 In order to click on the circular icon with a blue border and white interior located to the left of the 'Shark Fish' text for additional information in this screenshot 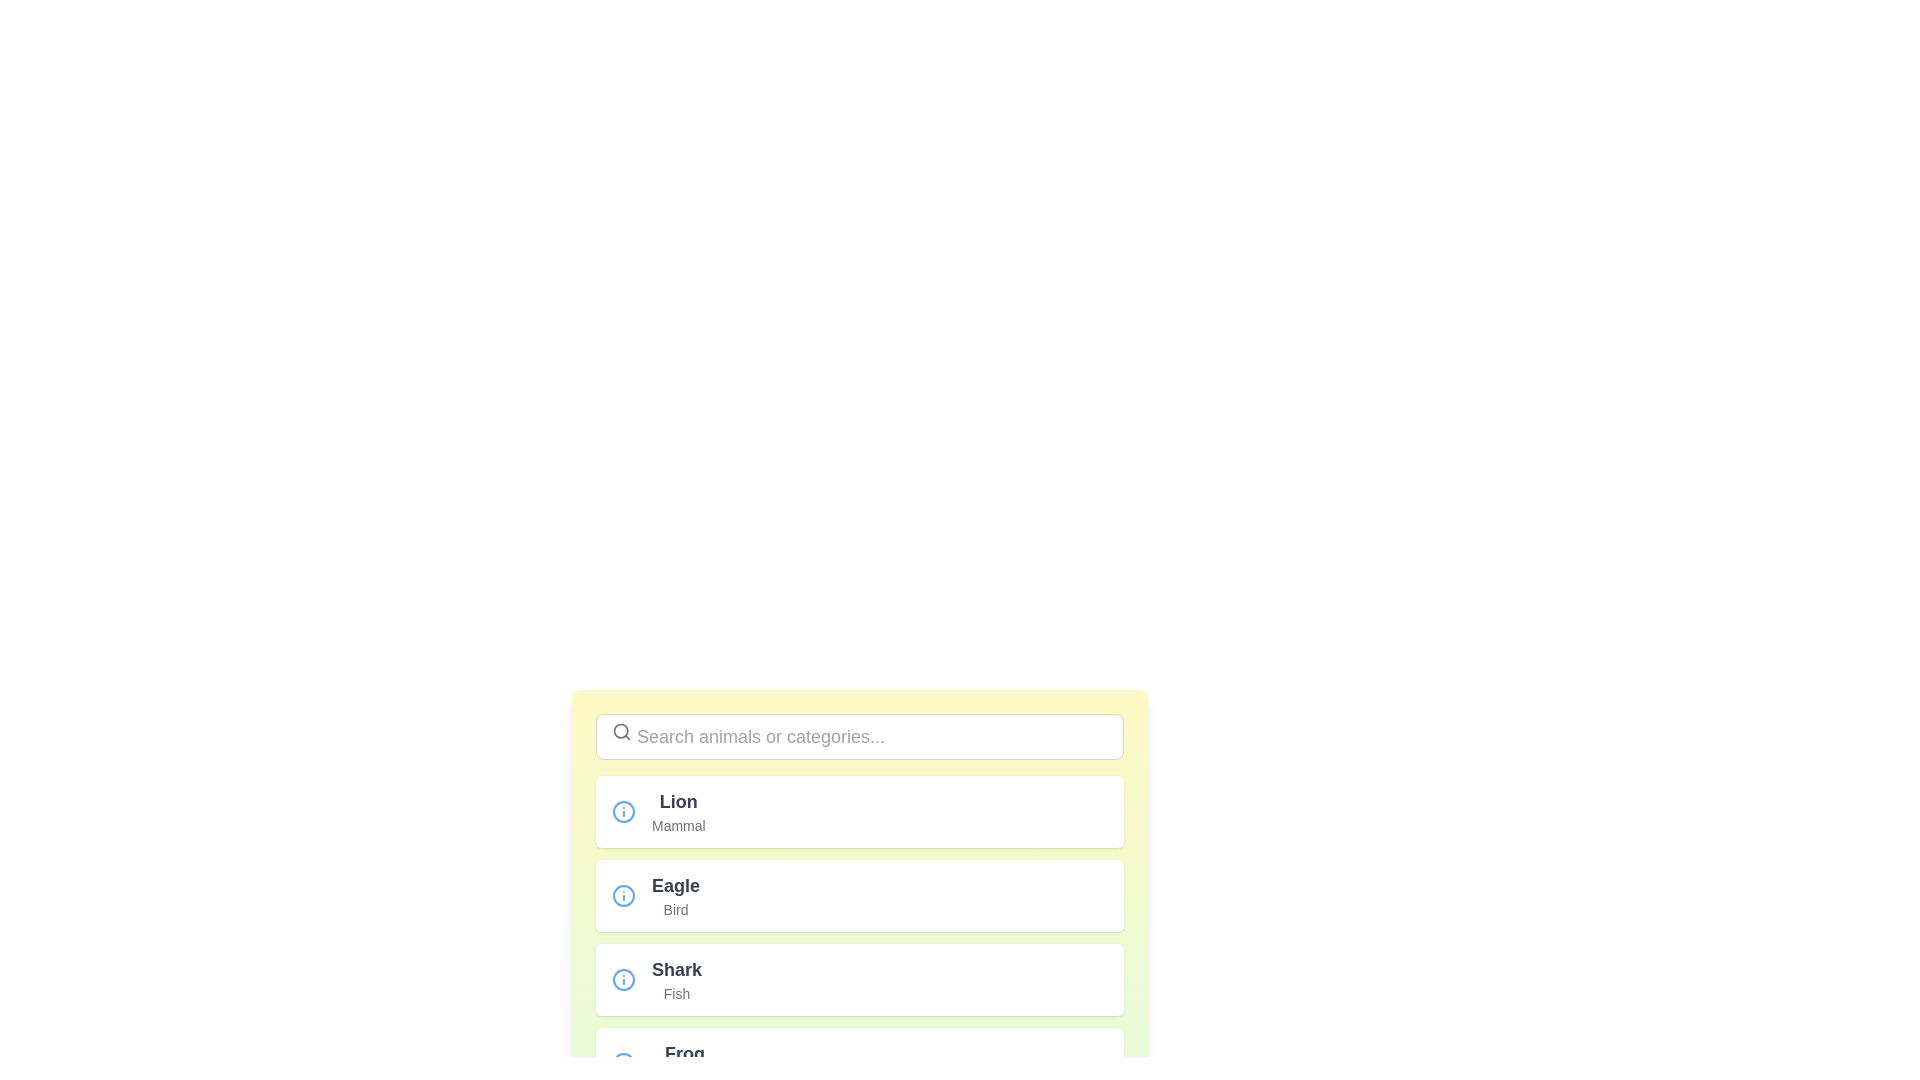, I will do `click(623, 978)`.